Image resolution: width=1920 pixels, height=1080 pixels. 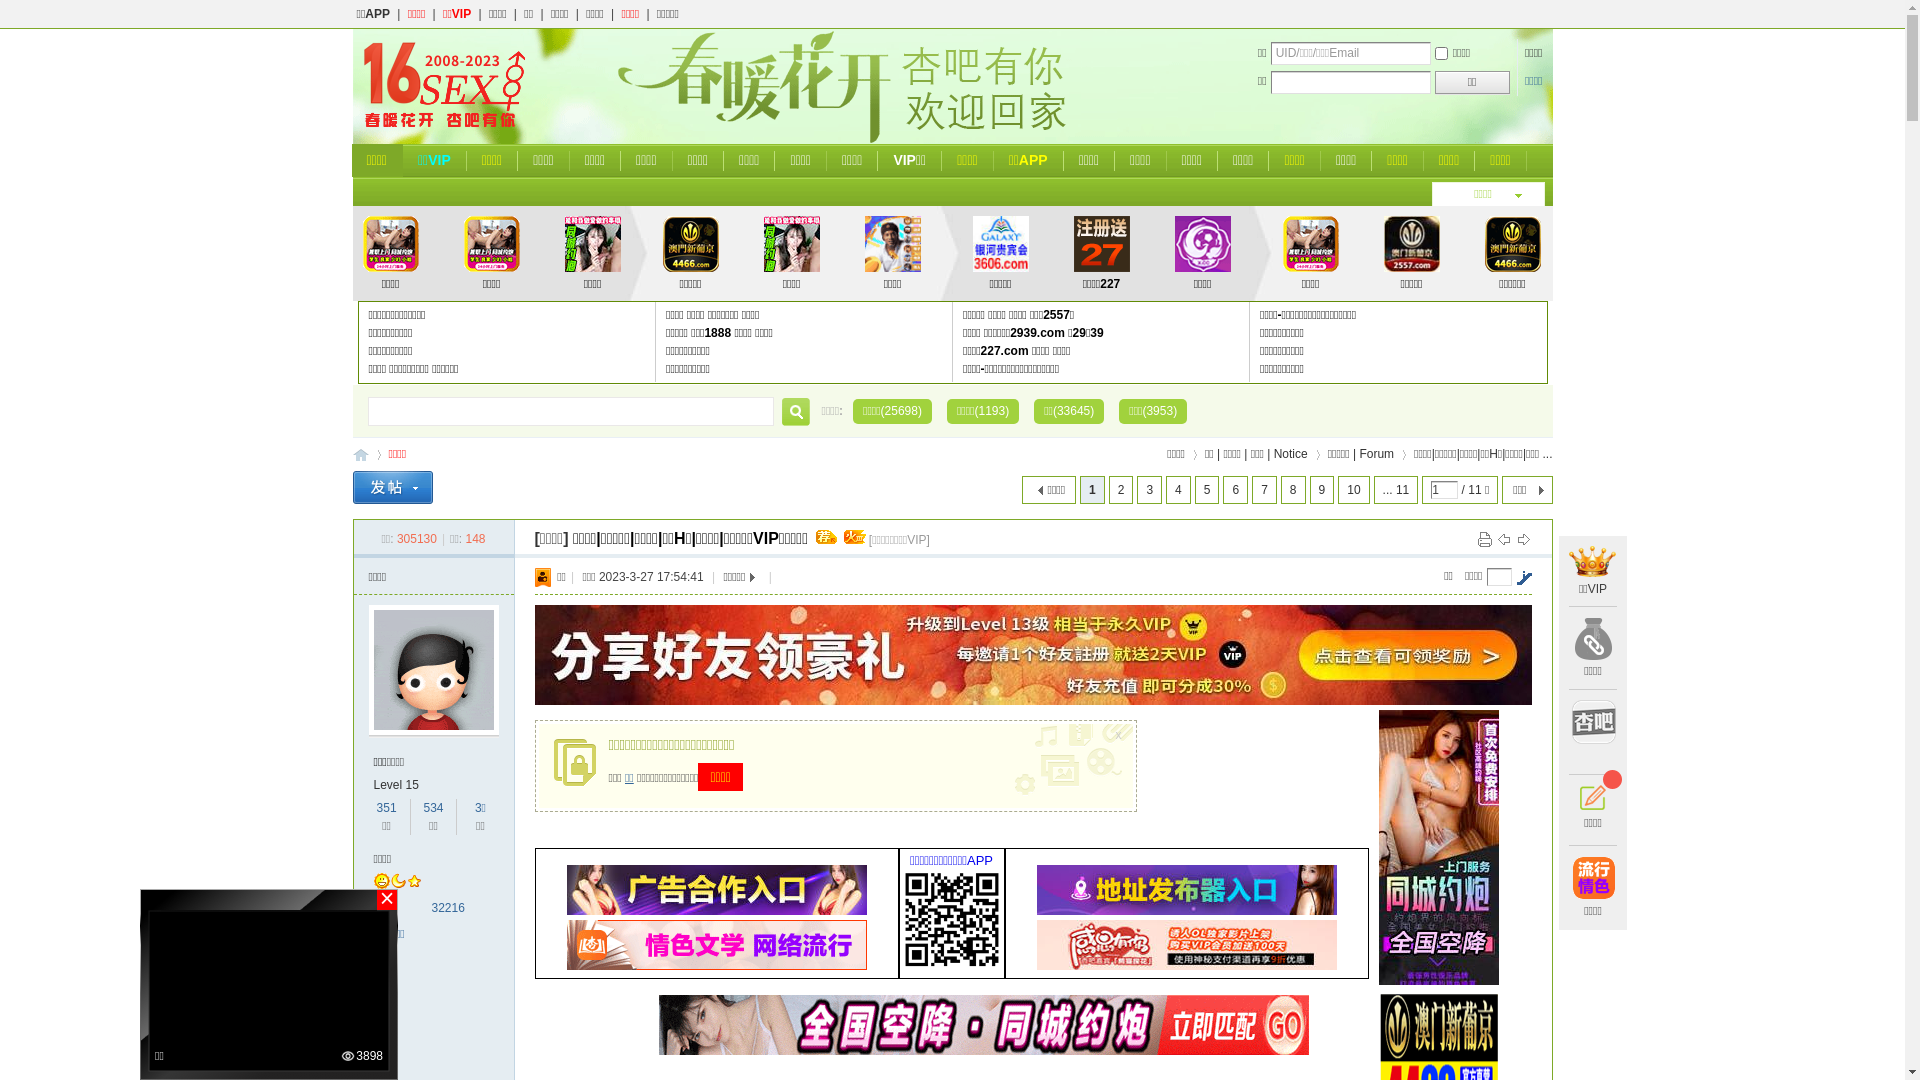 What do you see at coordinates (1206, 489) in the screenshot?
I see `'5'` at bounding box center [1206, 489].